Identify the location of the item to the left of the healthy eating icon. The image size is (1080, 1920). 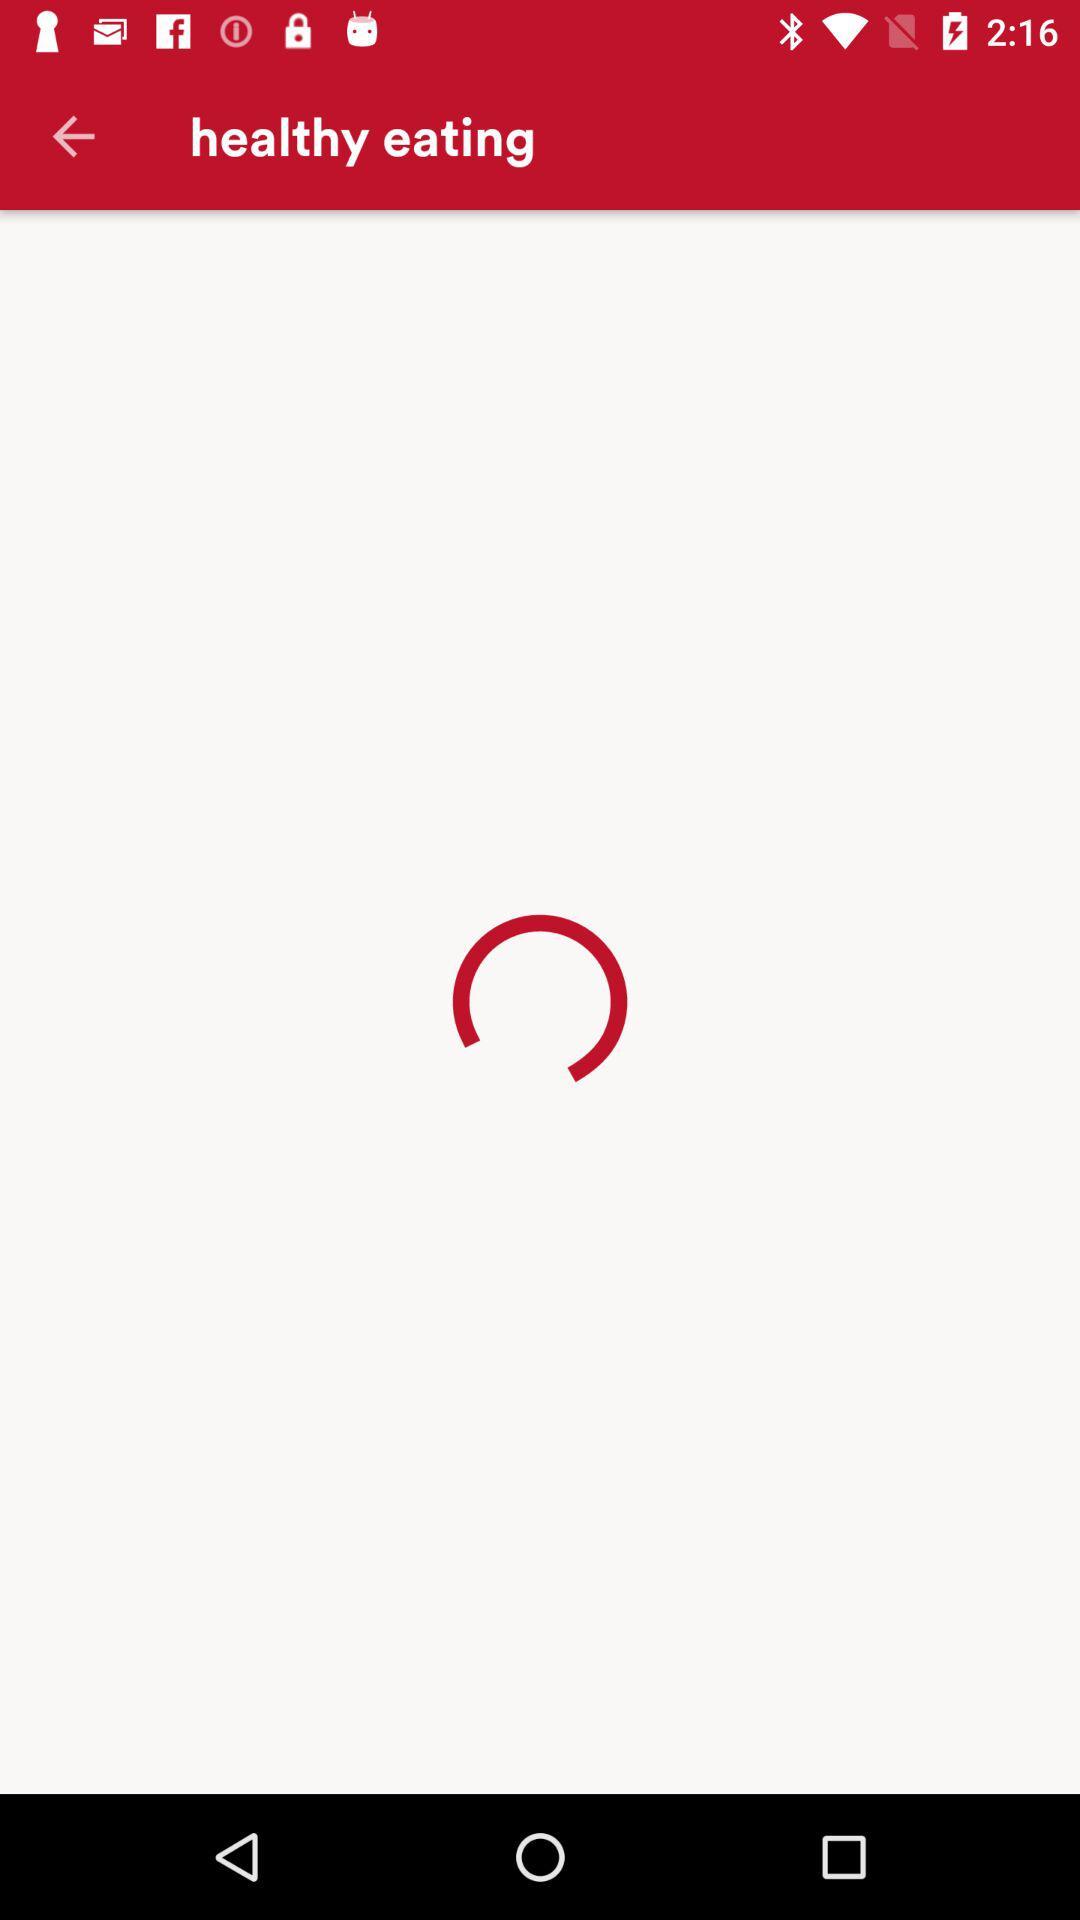
(72, 135).